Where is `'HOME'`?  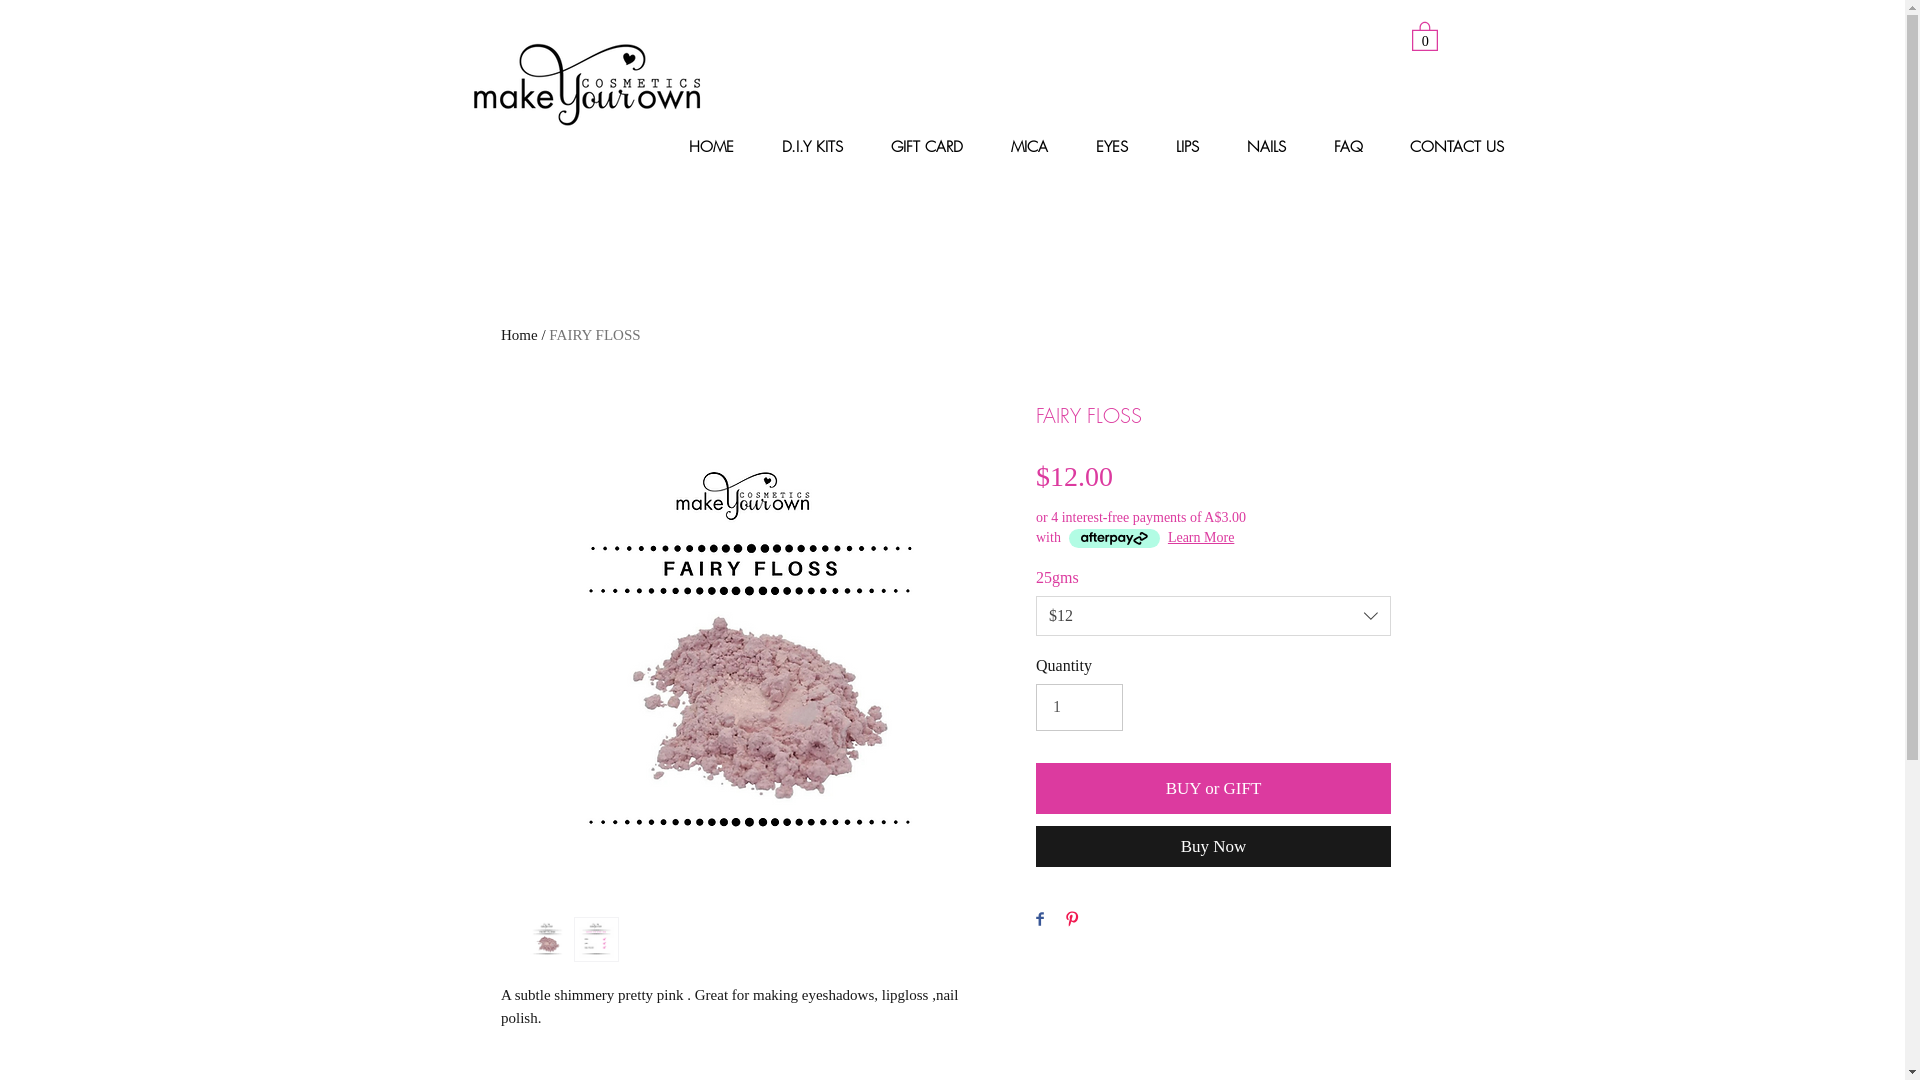 'HOME' is located at coordinates (720, 146).